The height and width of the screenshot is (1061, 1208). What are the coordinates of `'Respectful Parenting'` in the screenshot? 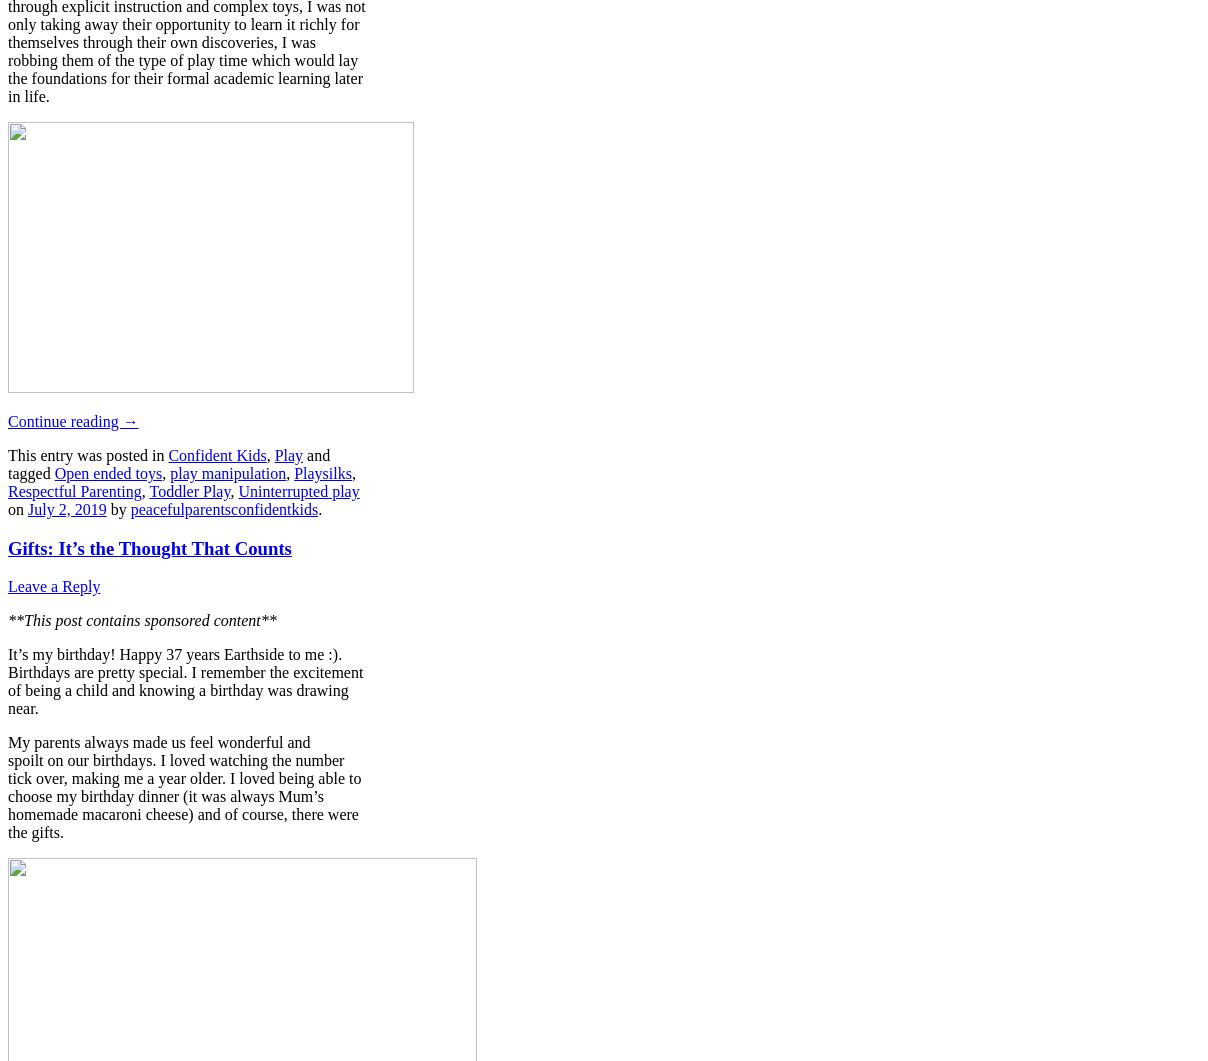 It's located at (6, 490).